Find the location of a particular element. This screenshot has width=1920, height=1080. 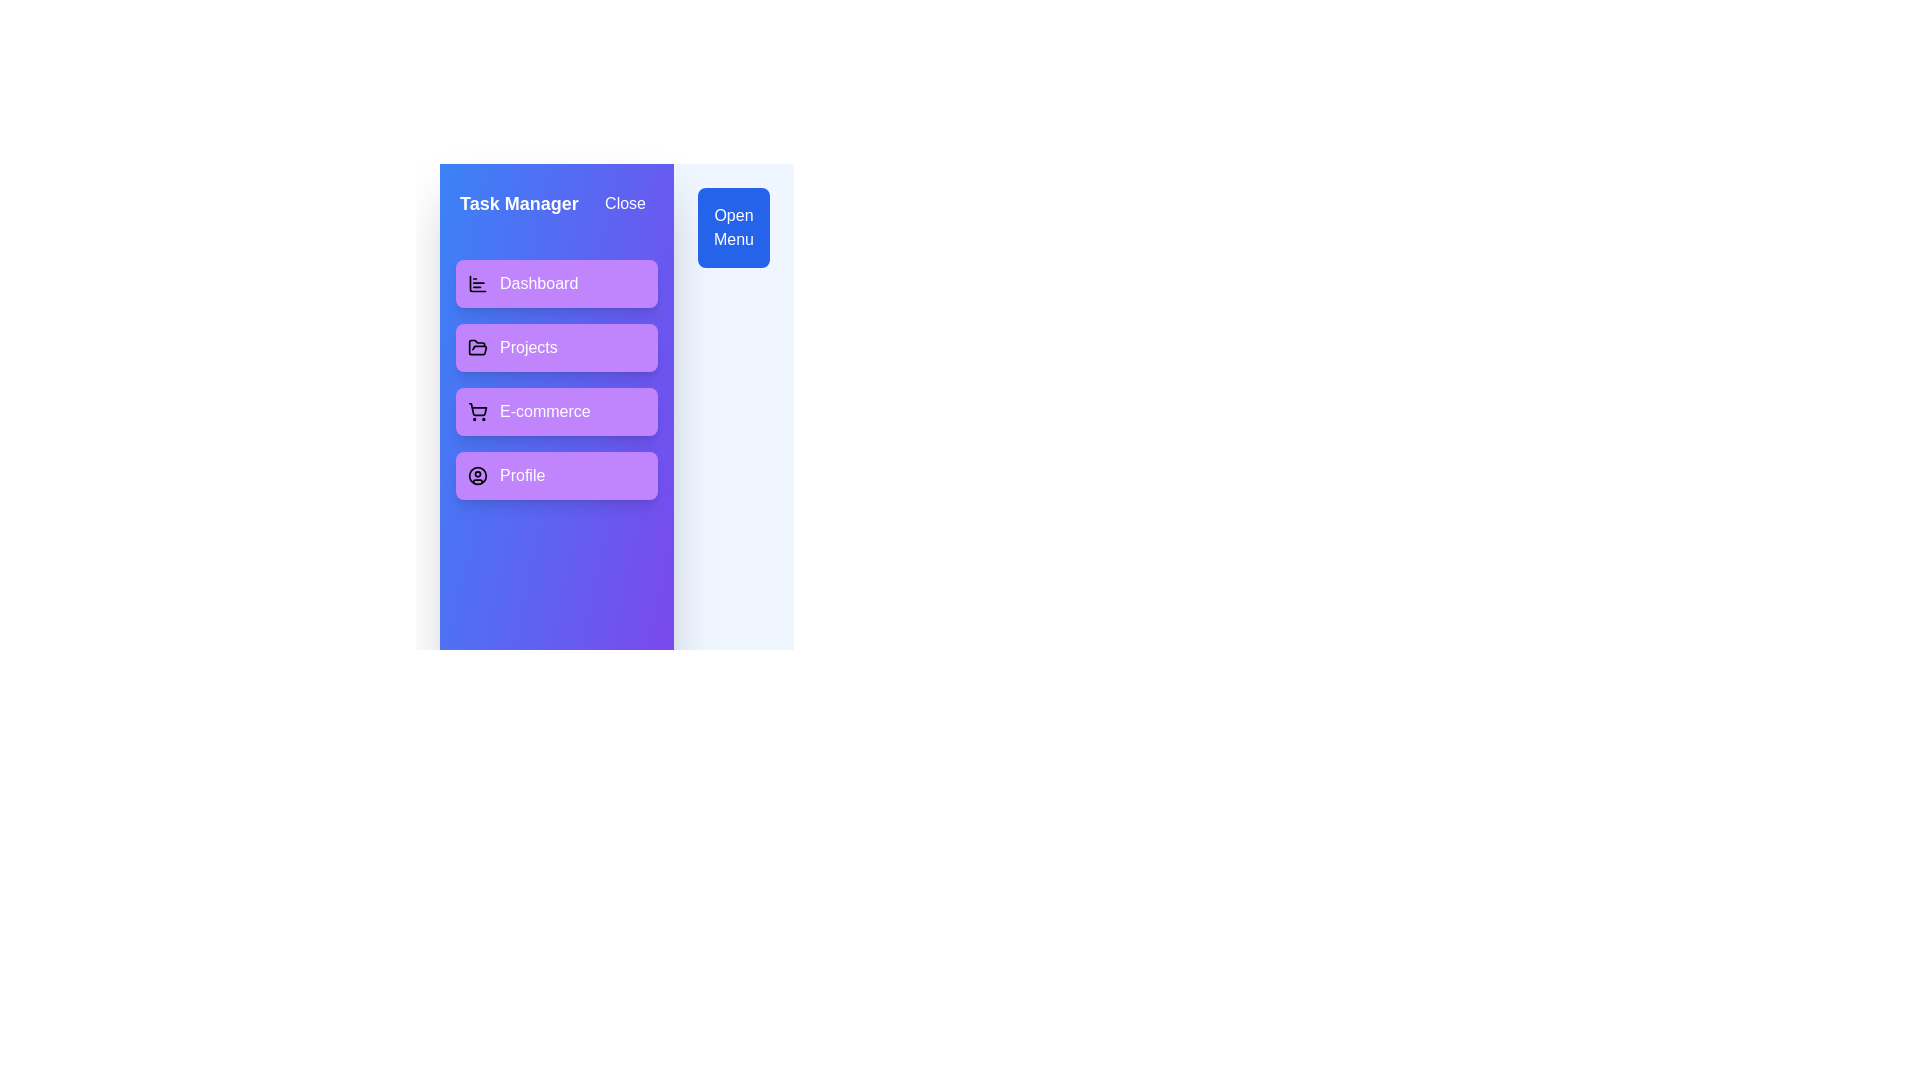

the 'Close' button to close the drawer is located at coordinates (623, 204).